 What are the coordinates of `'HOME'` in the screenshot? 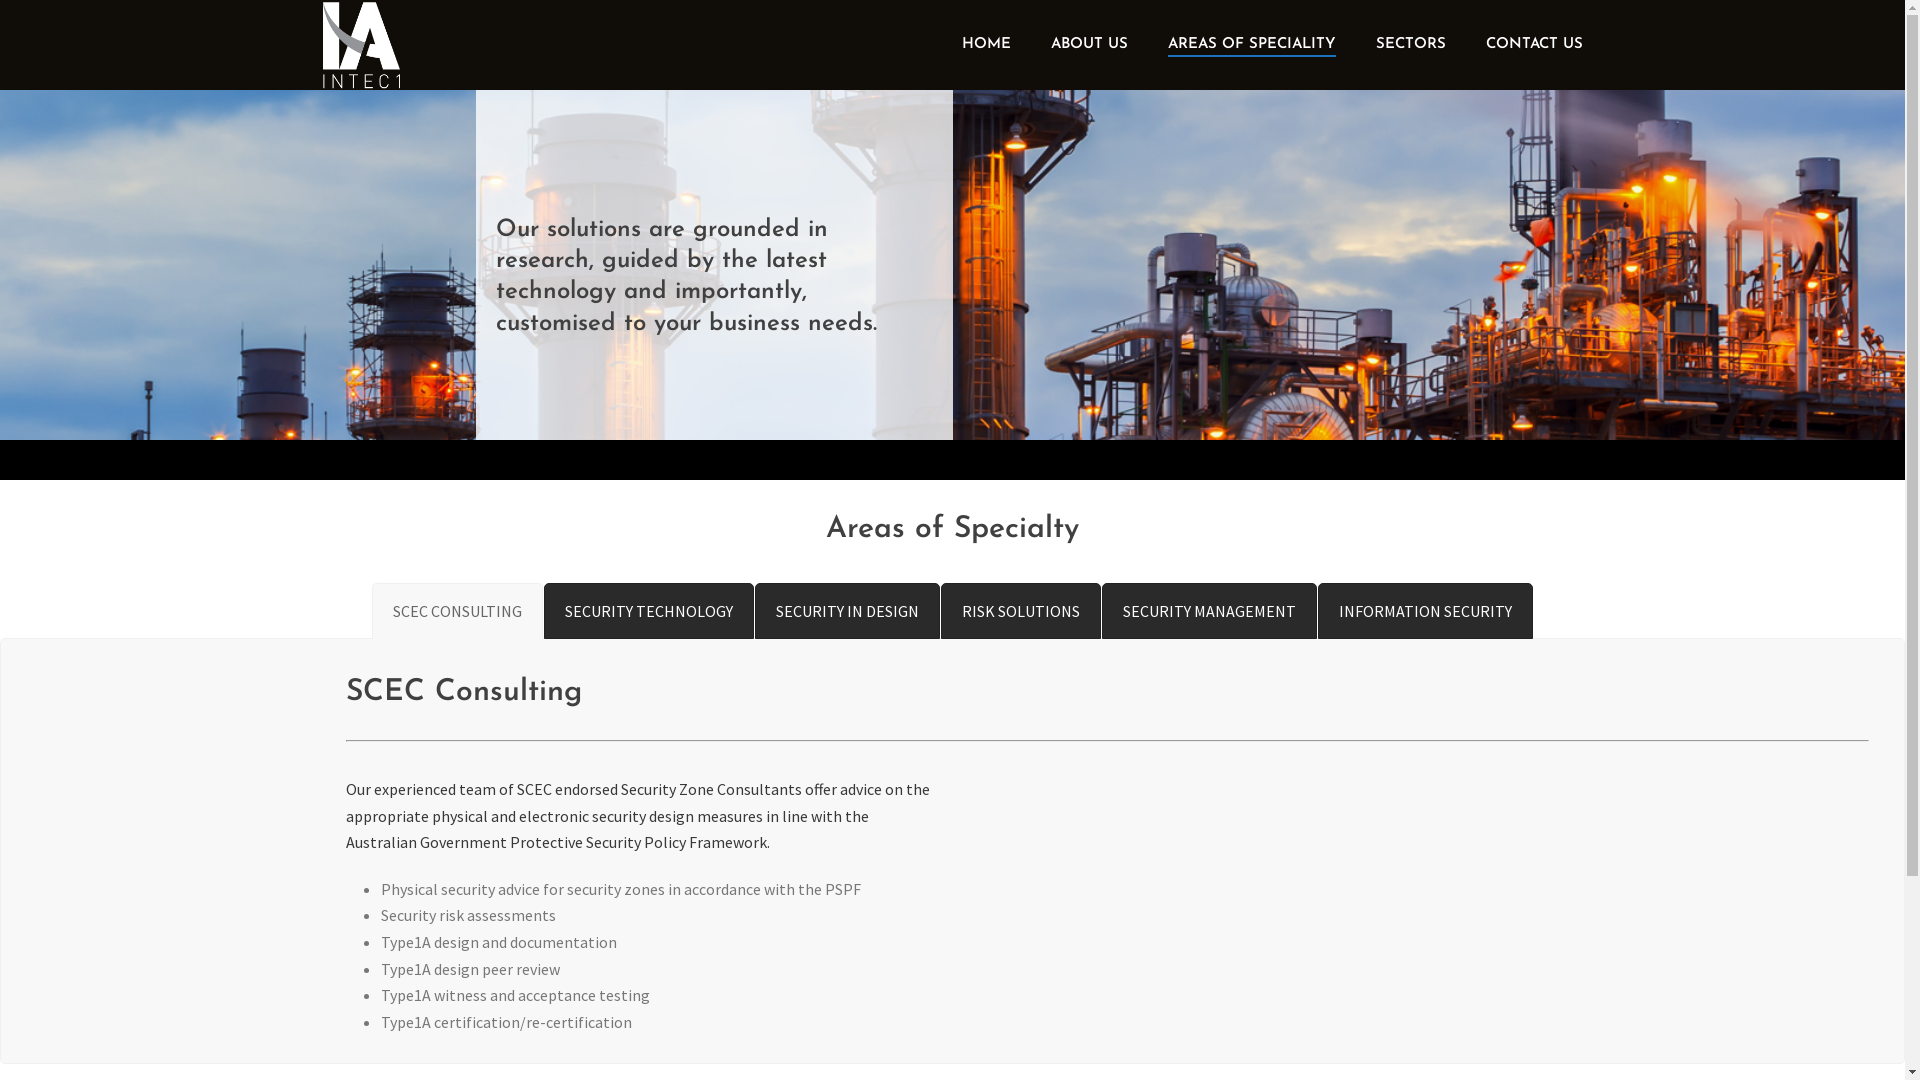 It's located at (940, 45).